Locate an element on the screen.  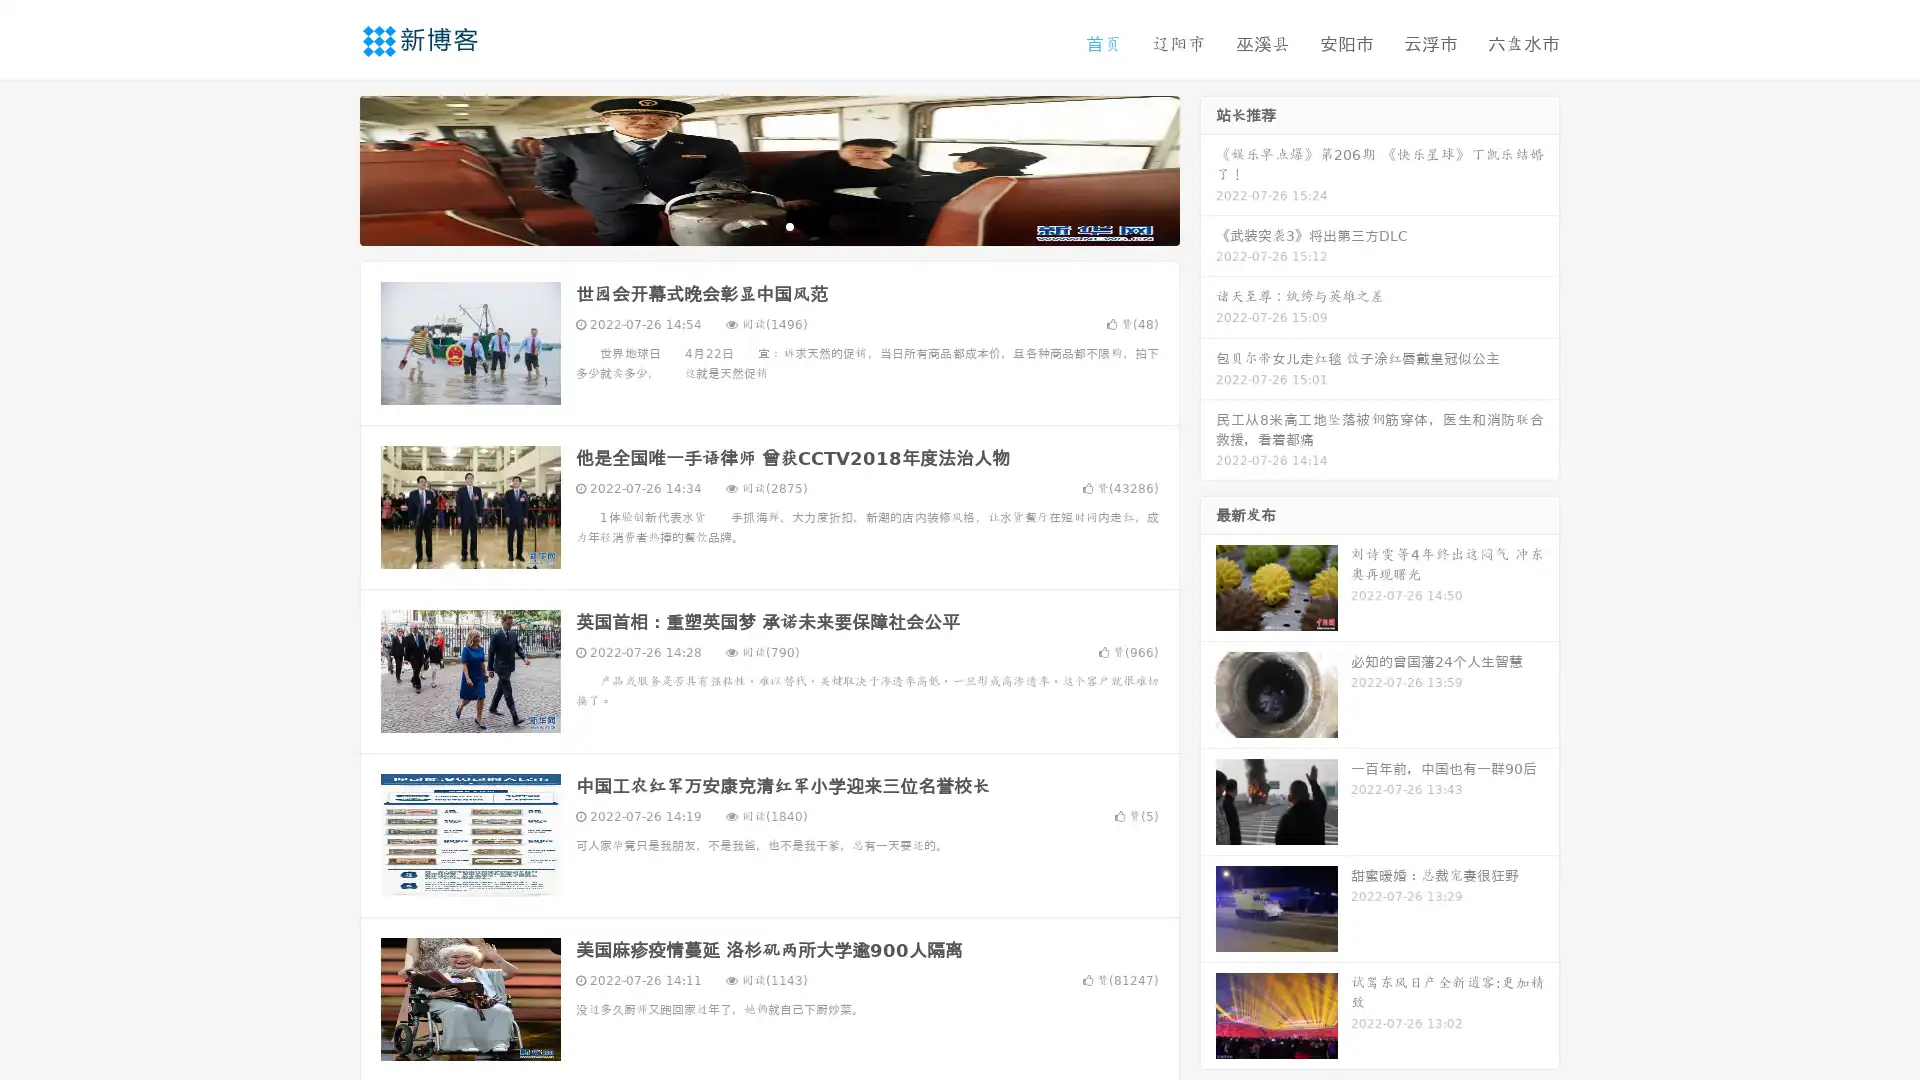
Go to slide 3 is located at coordinates (789, 225).